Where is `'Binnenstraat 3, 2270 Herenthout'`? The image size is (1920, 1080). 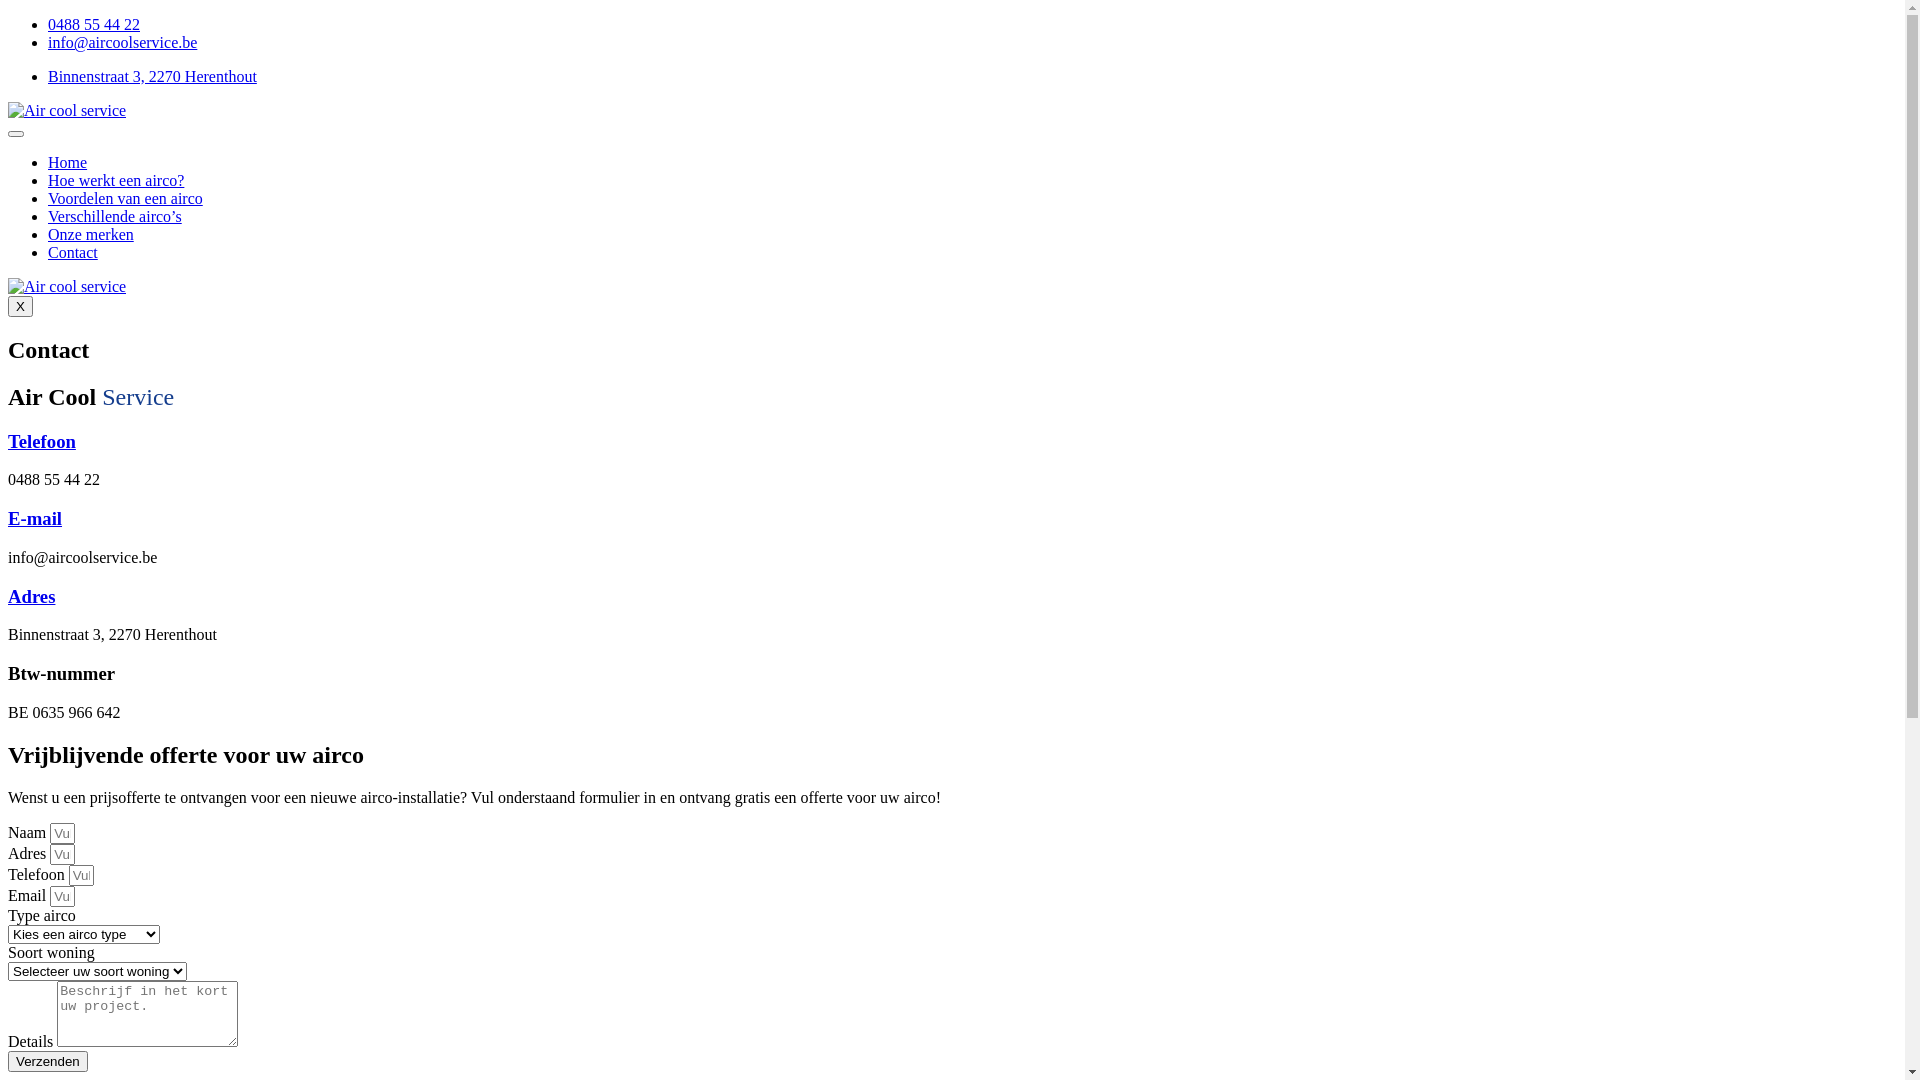
'Binnenstraat 3, 2270 Herenthout' is located at coordinates (48, 75).